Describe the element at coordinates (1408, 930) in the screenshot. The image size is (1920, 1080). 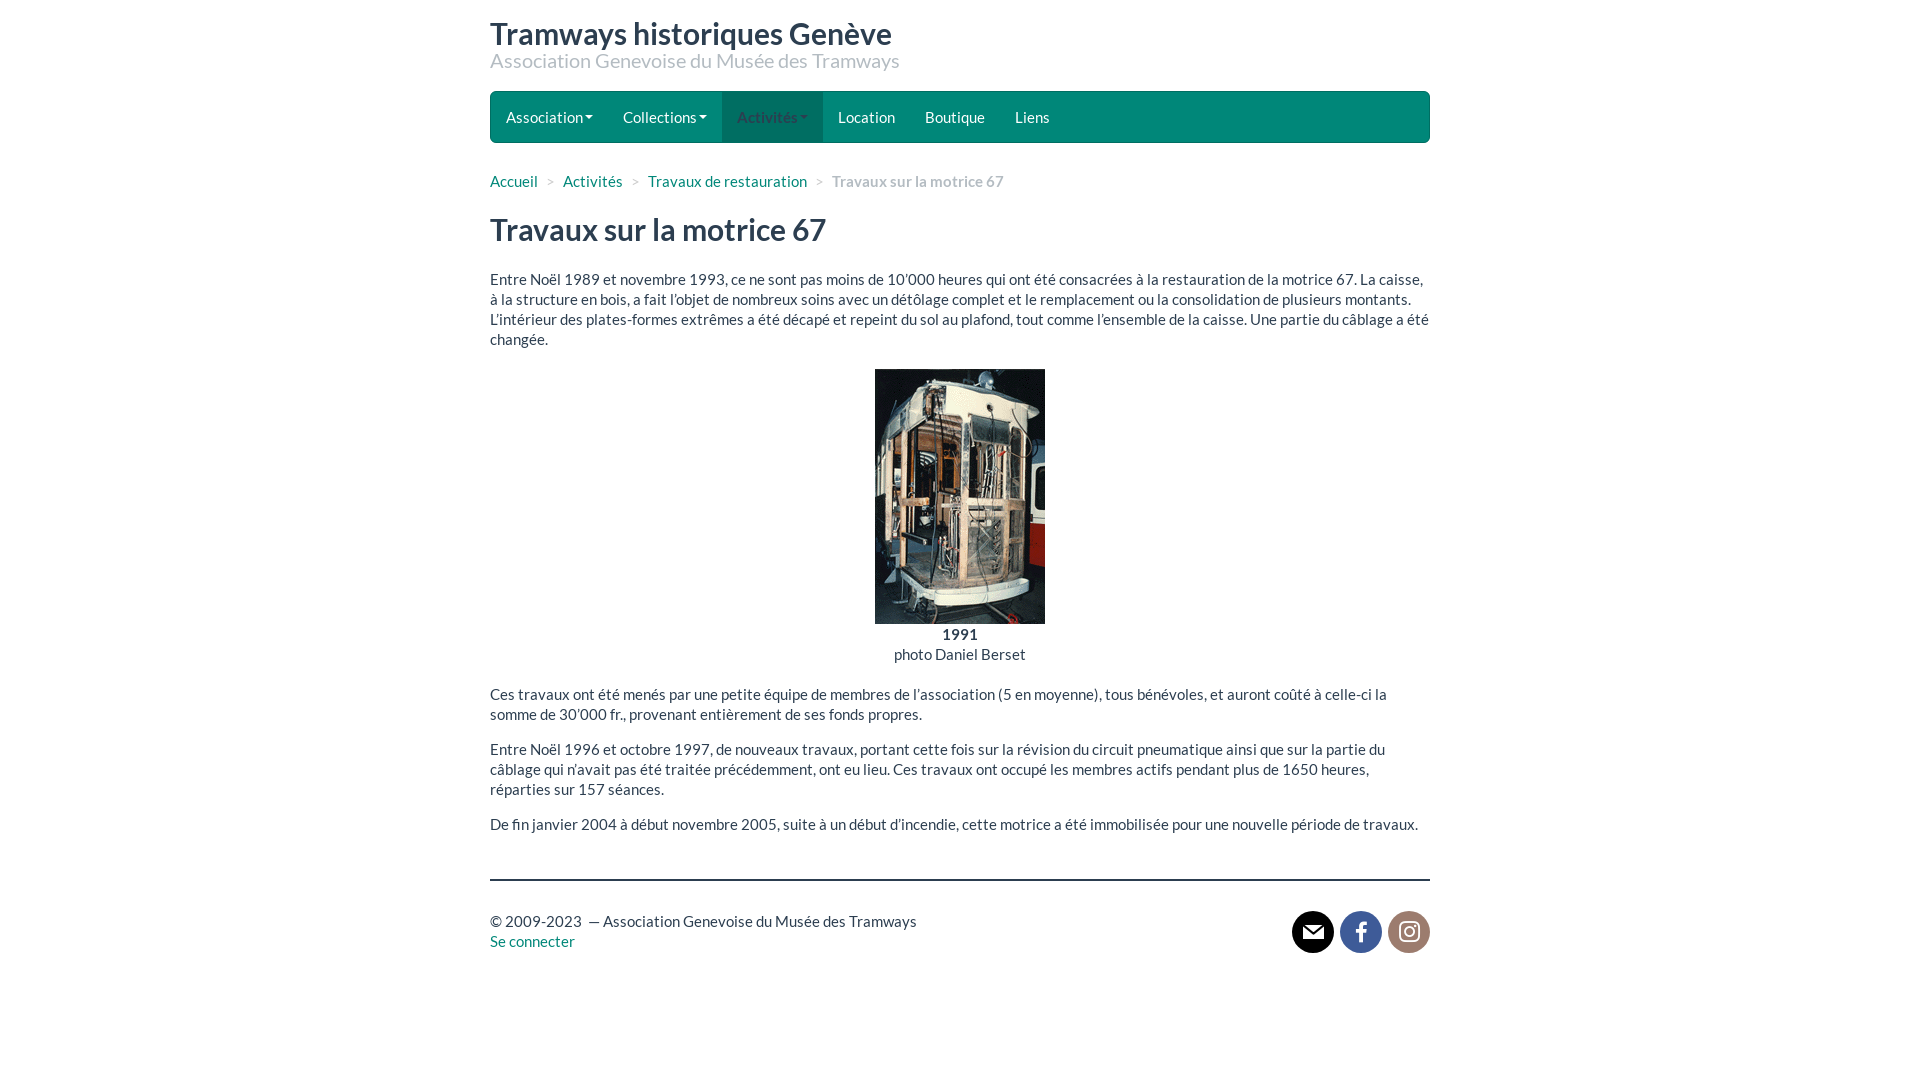
I see `'Instagram'` at that location.